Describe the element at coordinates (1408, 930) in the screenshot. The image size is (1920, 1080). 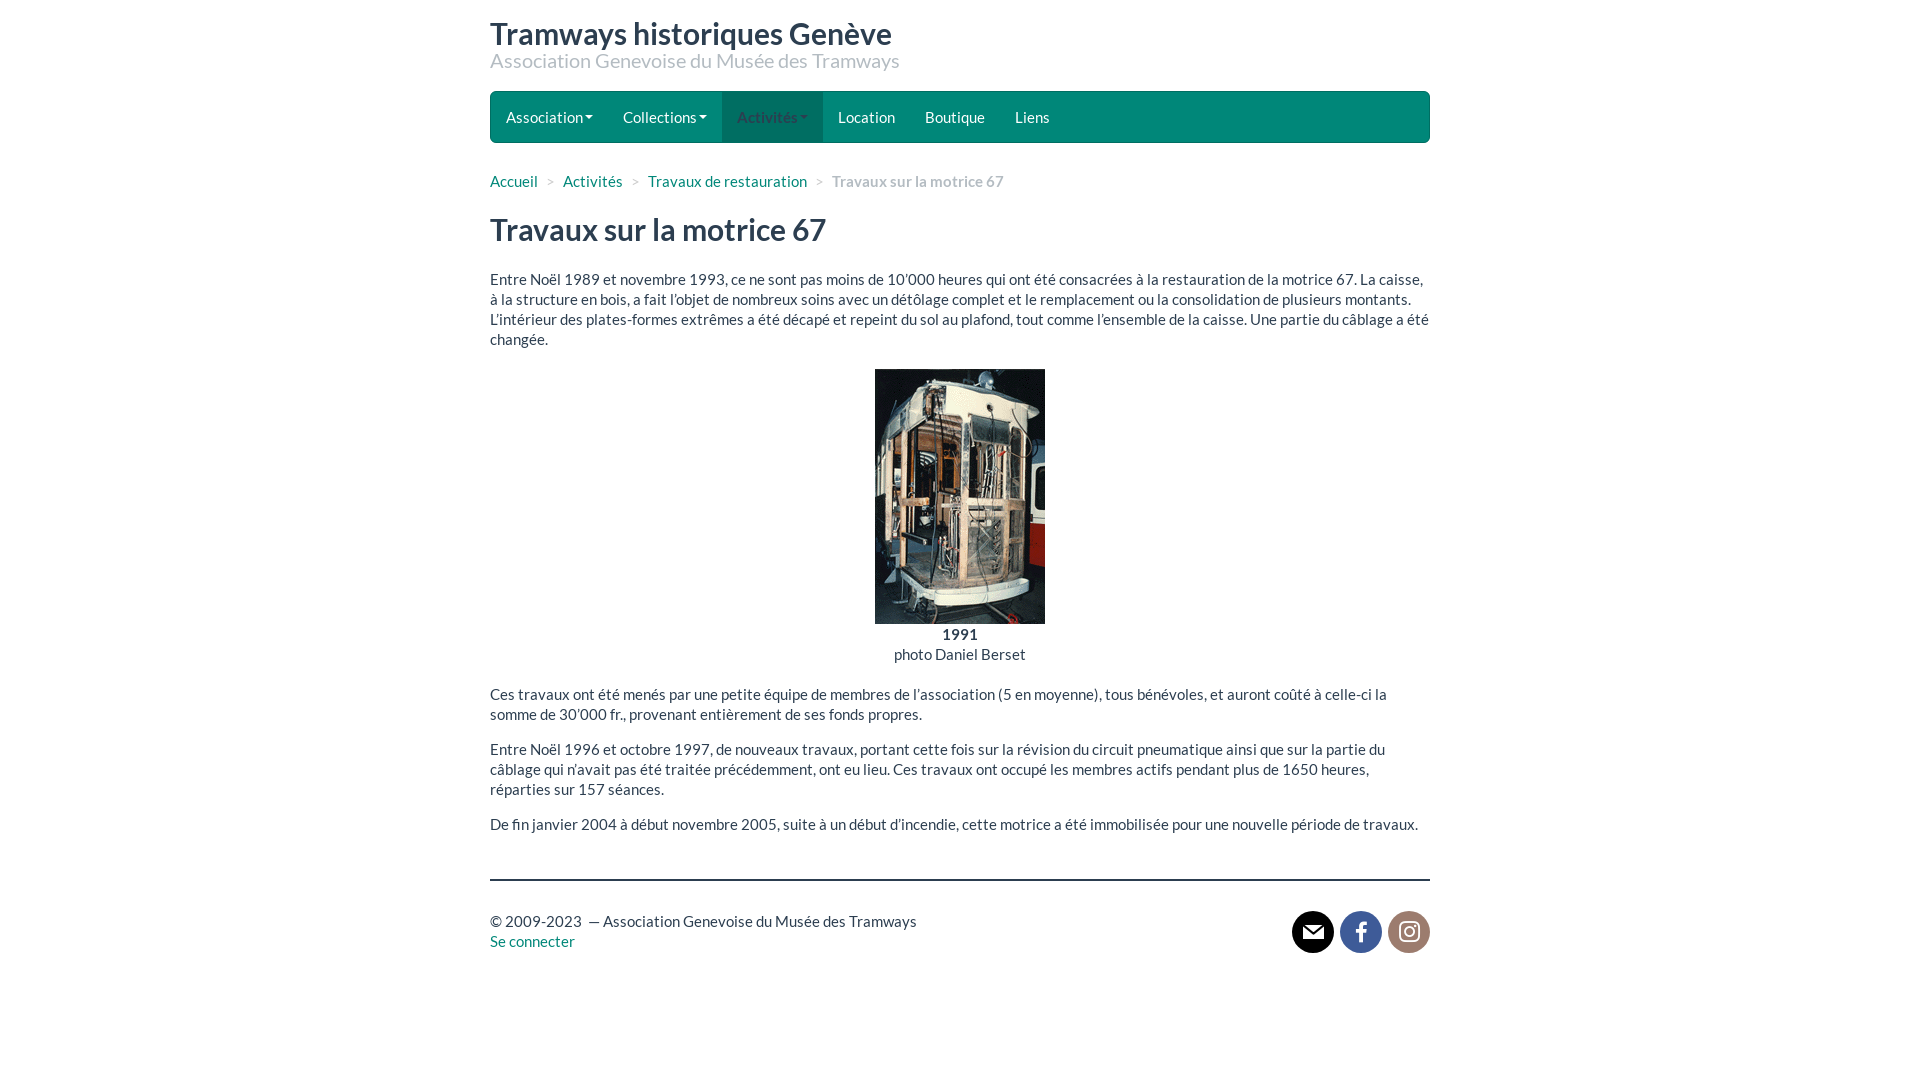
I see `'Instagram'` at that location.